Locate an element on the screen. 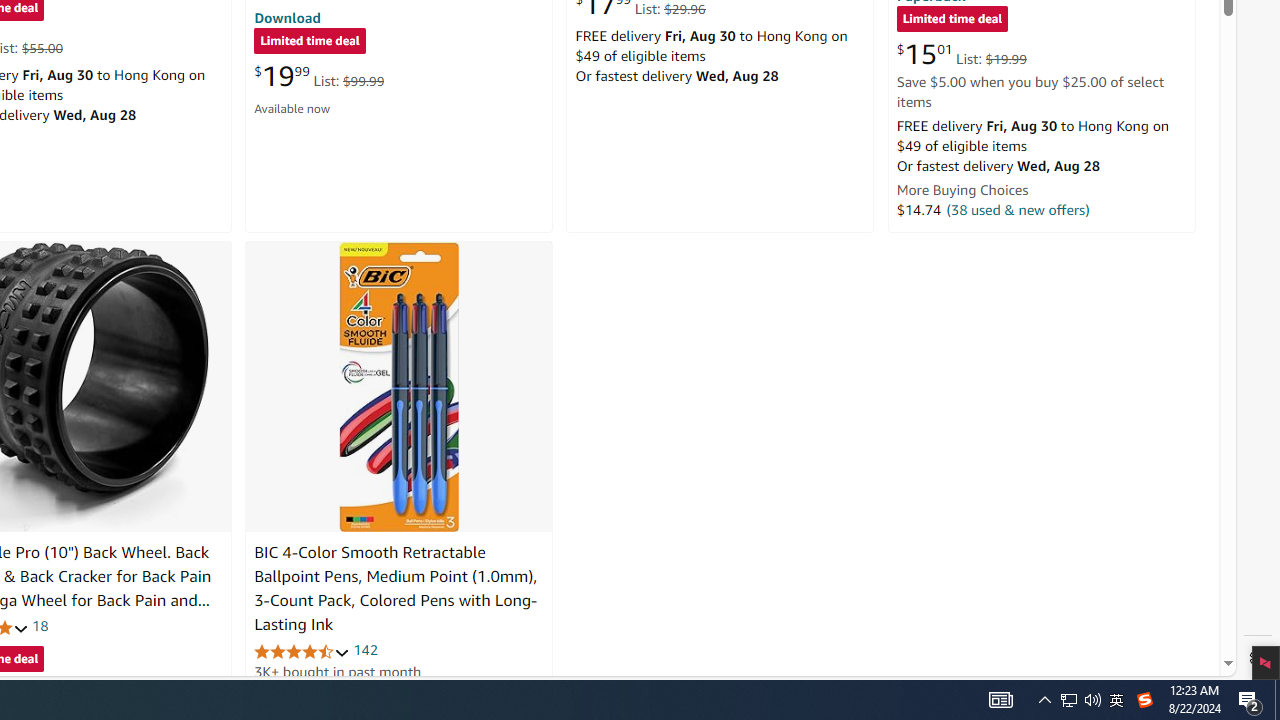 The width and height of the screenshot is (1280, 720). '18' is located at coordinates (40, 625).